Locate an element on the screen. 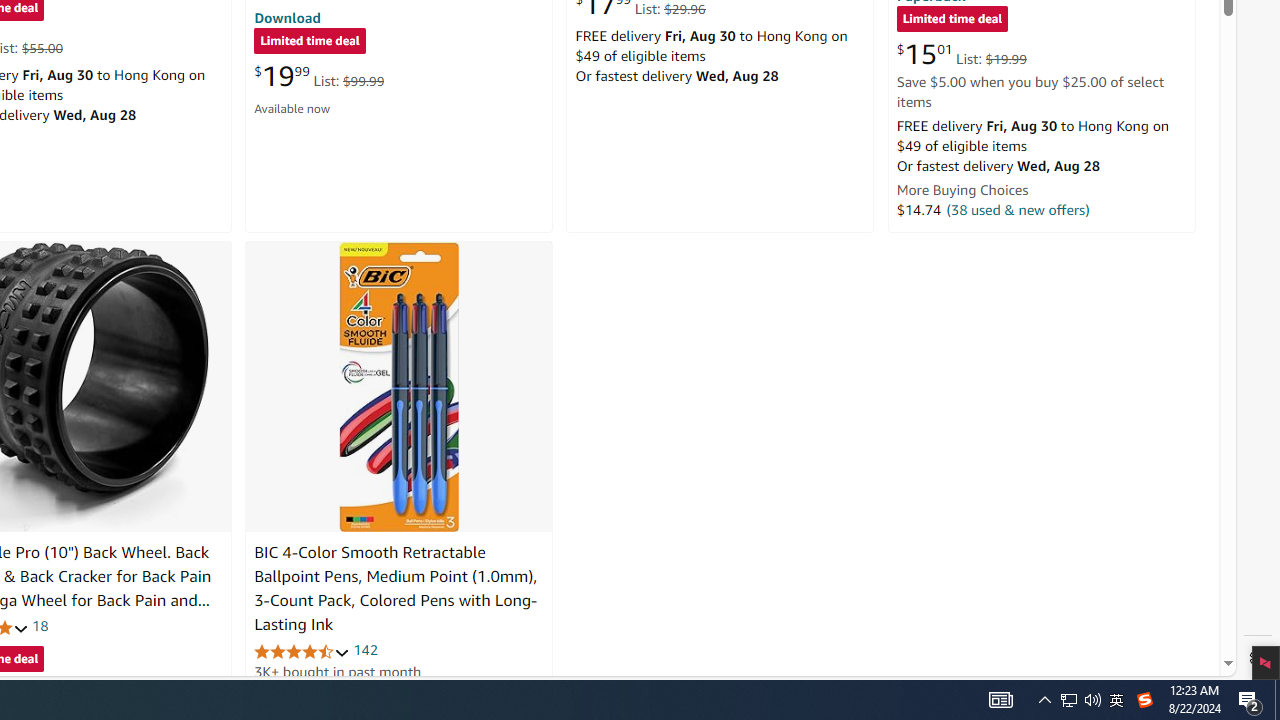 The width and height of the screenshot is (1280, 720). '18' is located at coordinates (40, 625).